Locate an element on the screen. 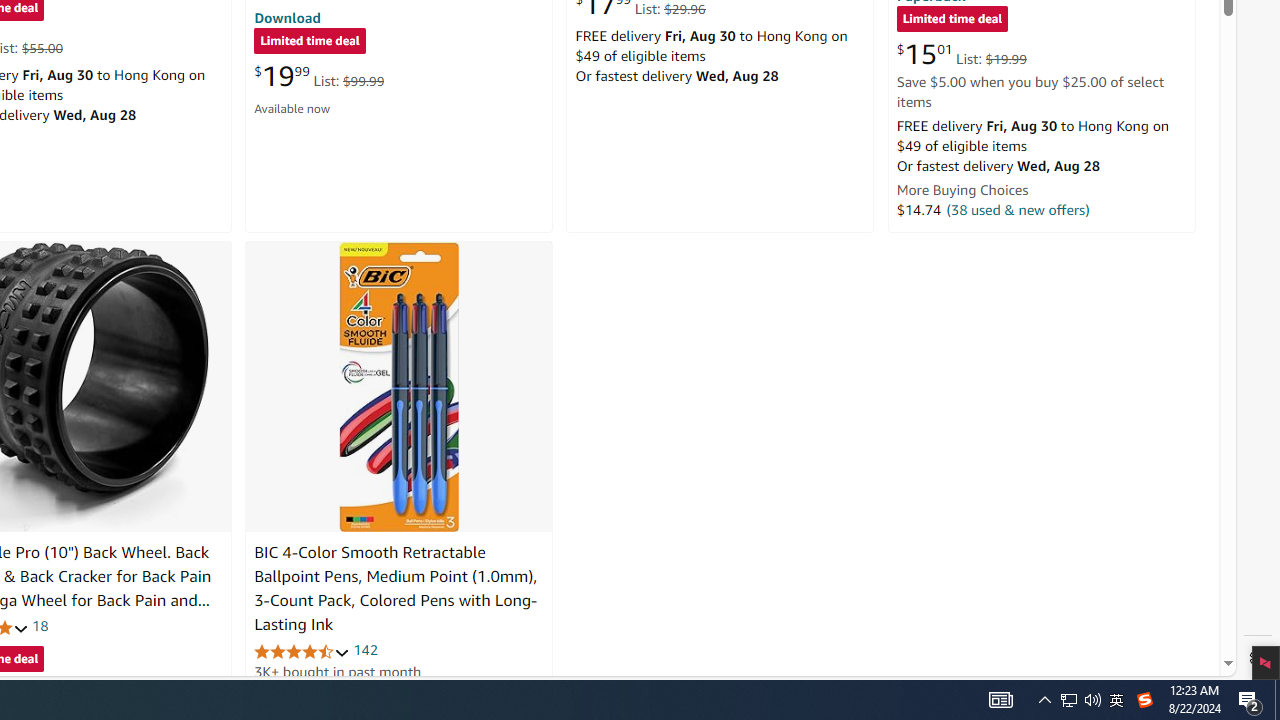 The width and height of the screenshot is (1280, 720). '18' is located at coordinates (40, 625).